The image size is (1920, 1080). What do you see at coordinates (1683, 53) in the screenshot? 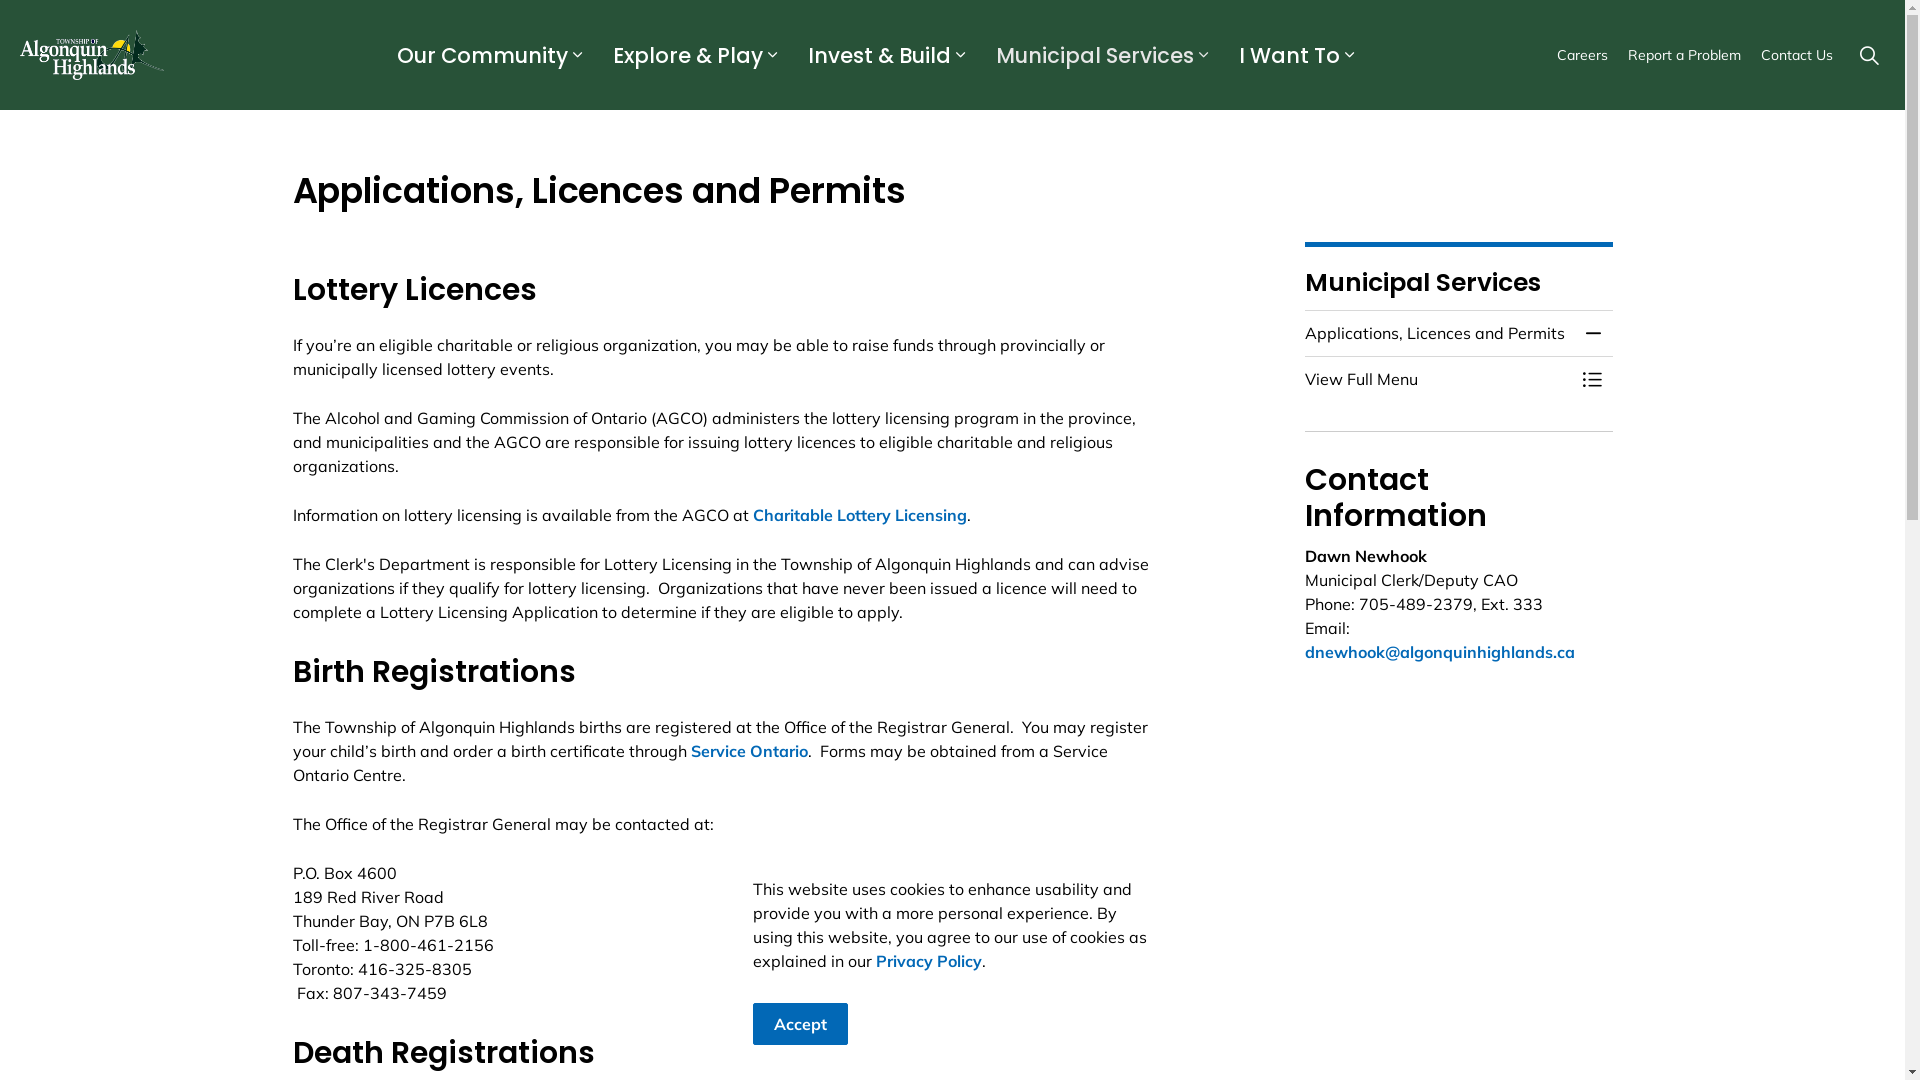
I see `'Report a Problem'` at bounding box center [1683, 53].